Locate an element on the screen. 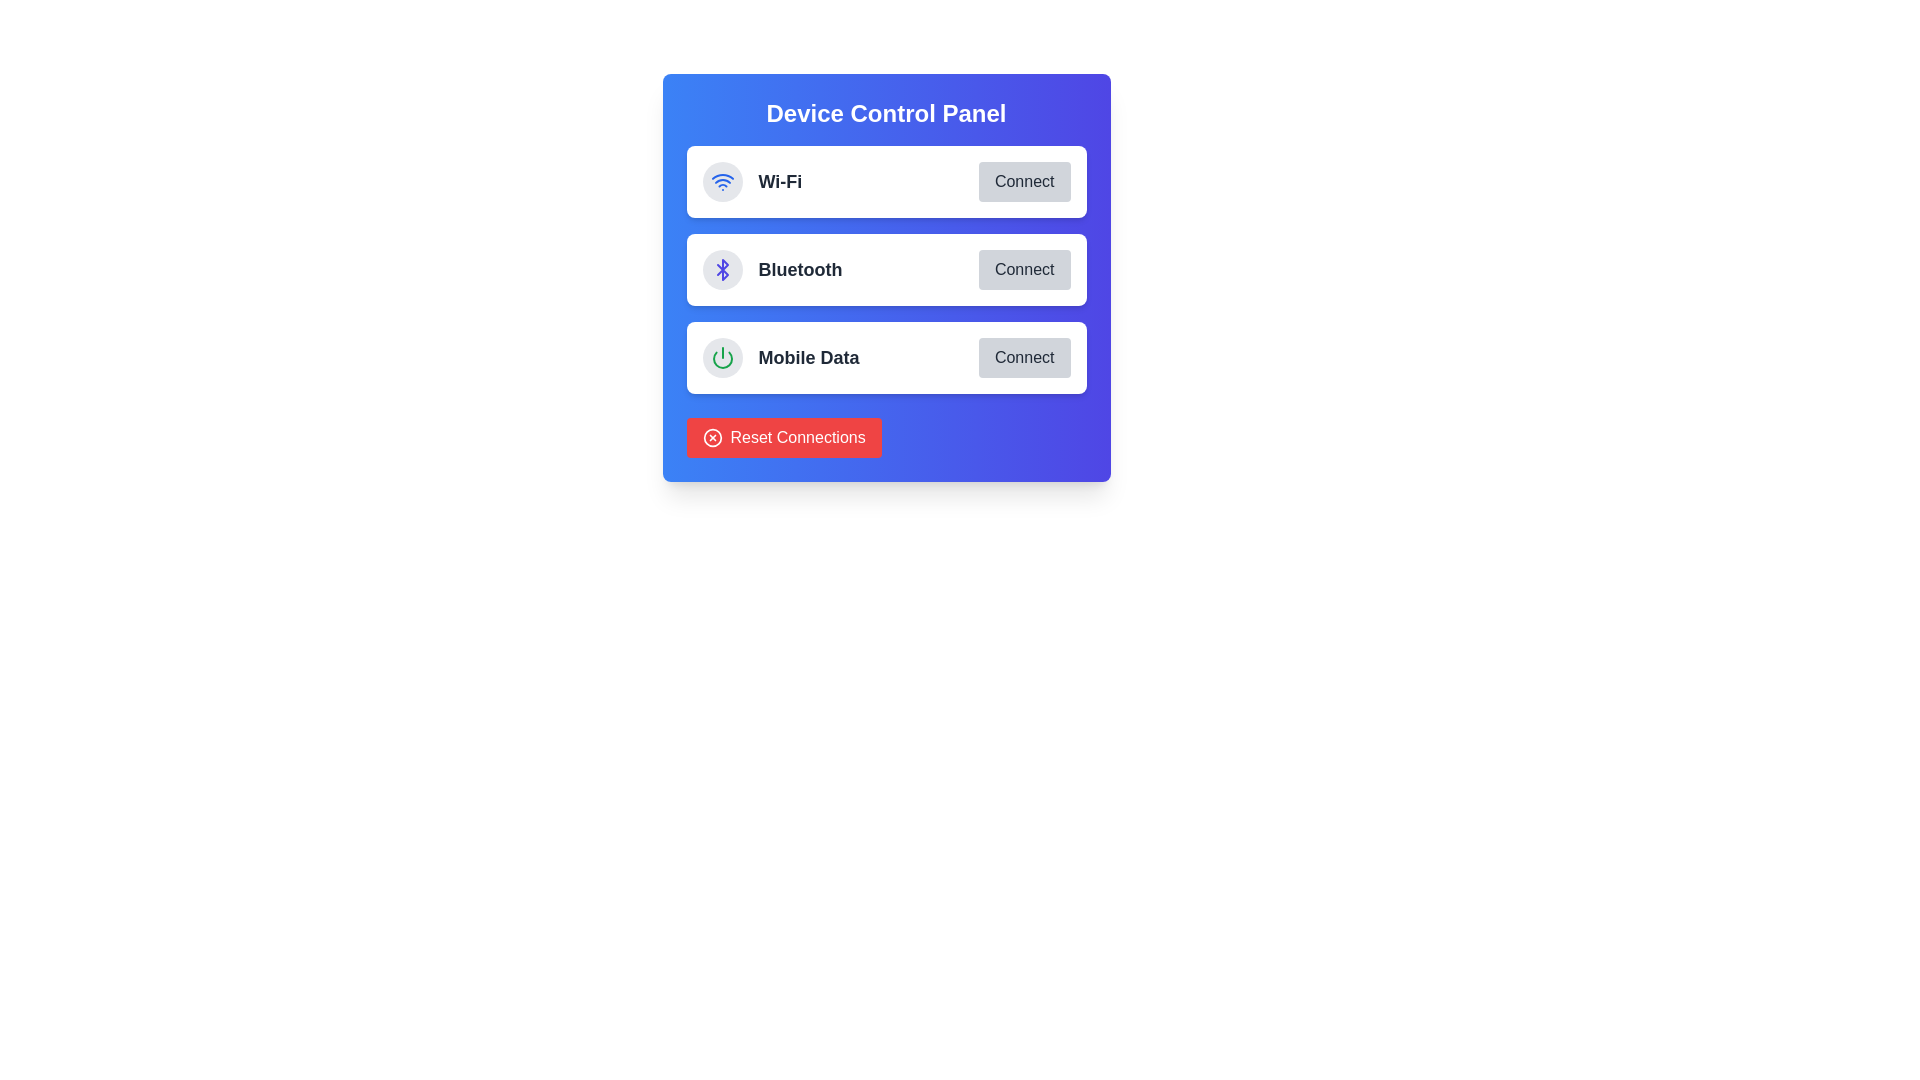  the circular Bluetooth icon with a gray background and blue symbol, located in the Device Control Panel between the 'Wi-Fi' and 'Mobile Data' options is located at coordinates (721, 270).